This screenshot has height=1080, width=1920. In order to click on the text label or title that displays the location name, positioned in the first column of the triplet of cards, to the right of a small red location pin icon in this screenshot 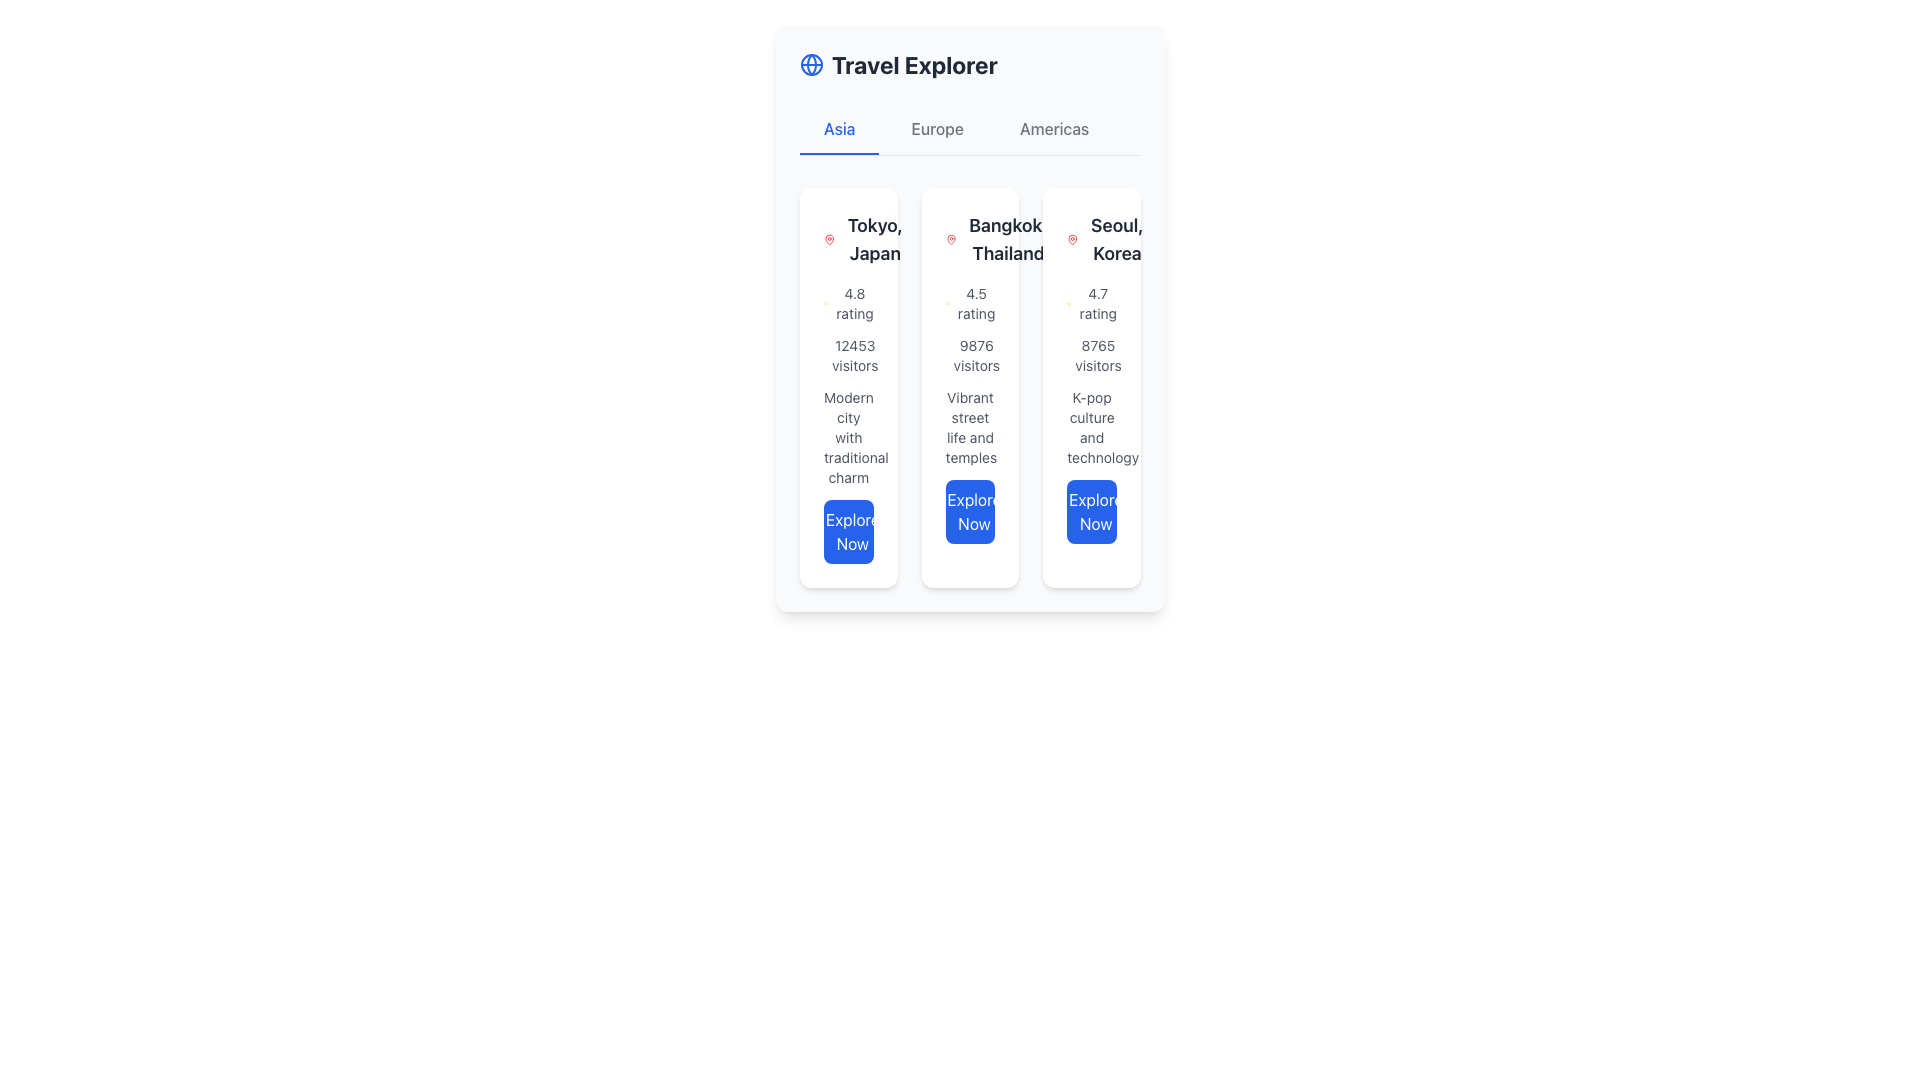, I will do `click(875, 238)`.